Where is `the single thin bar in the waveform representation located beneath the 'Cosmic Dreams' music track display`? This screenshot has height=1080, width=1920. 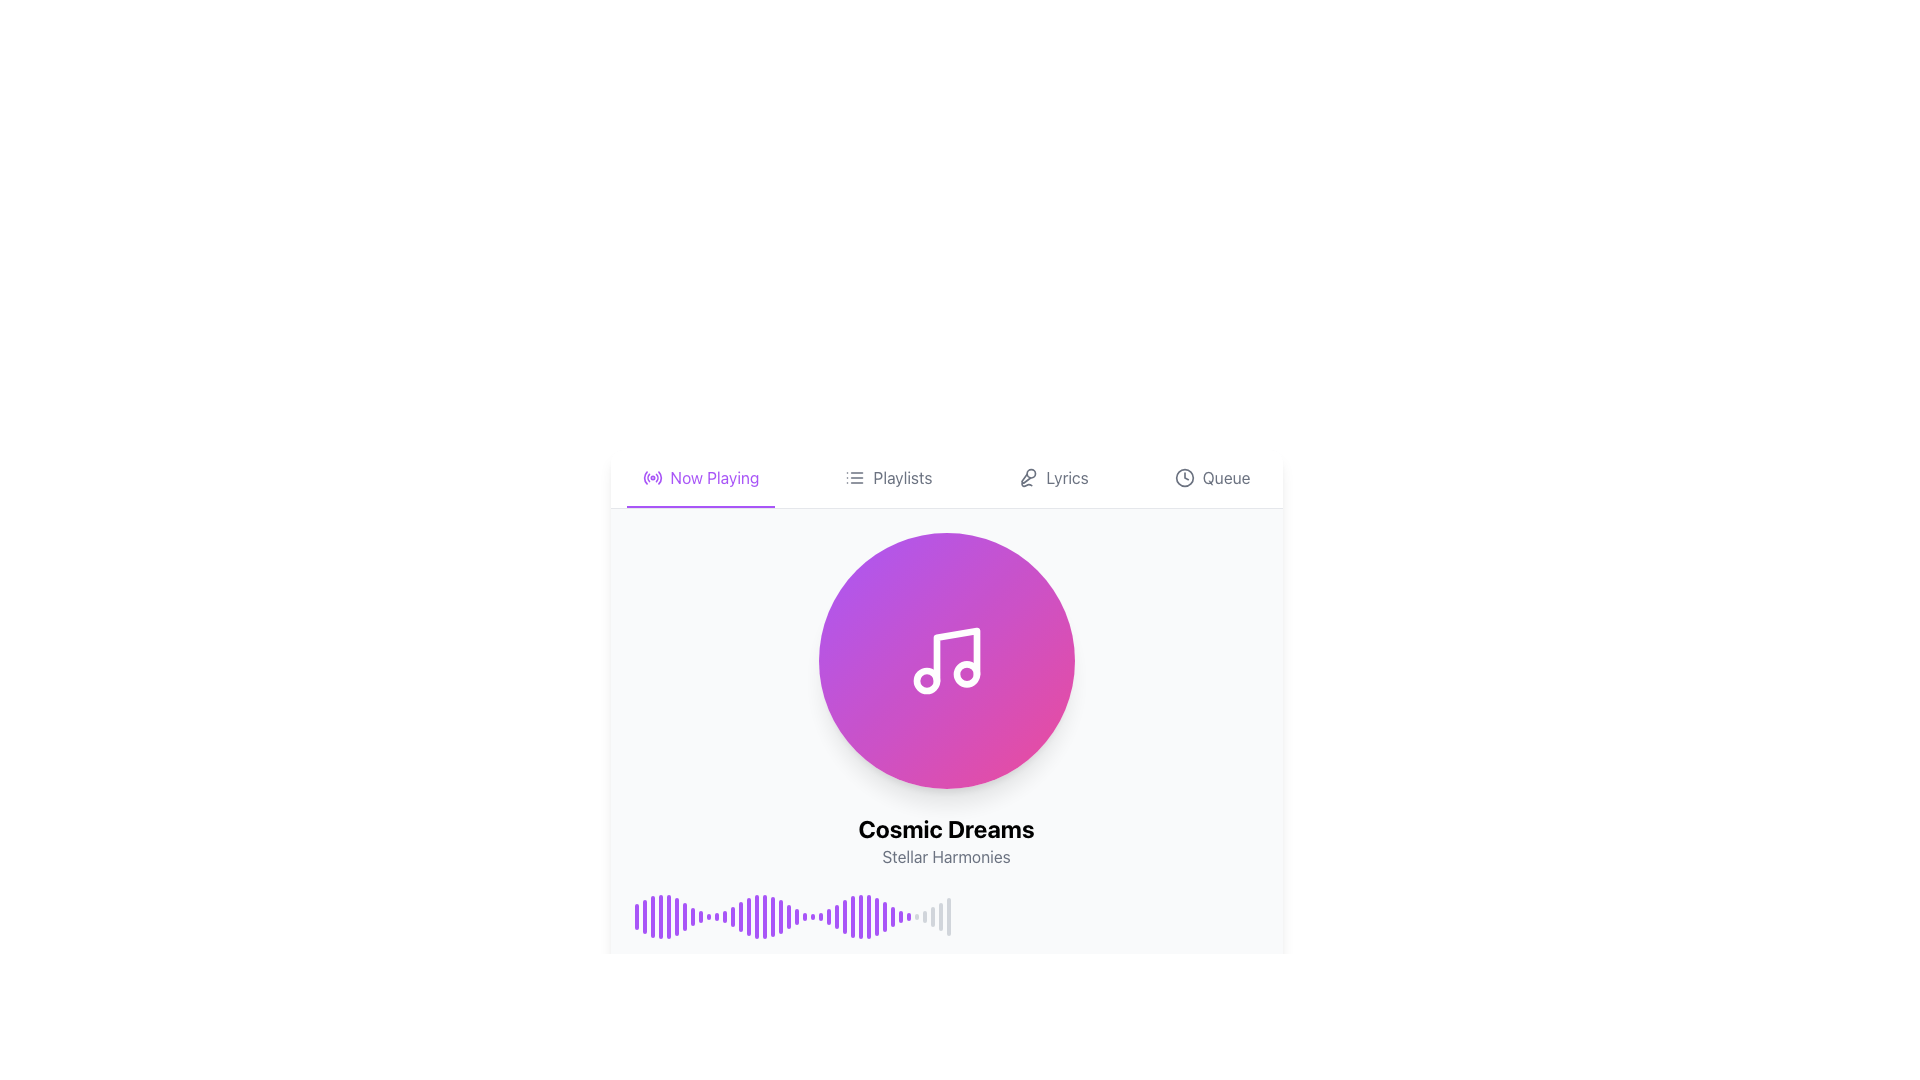 the single thin bar in the waveform representation located beneath the 'Cosmic Dreams' music track display is located at coordinates (947, 917).